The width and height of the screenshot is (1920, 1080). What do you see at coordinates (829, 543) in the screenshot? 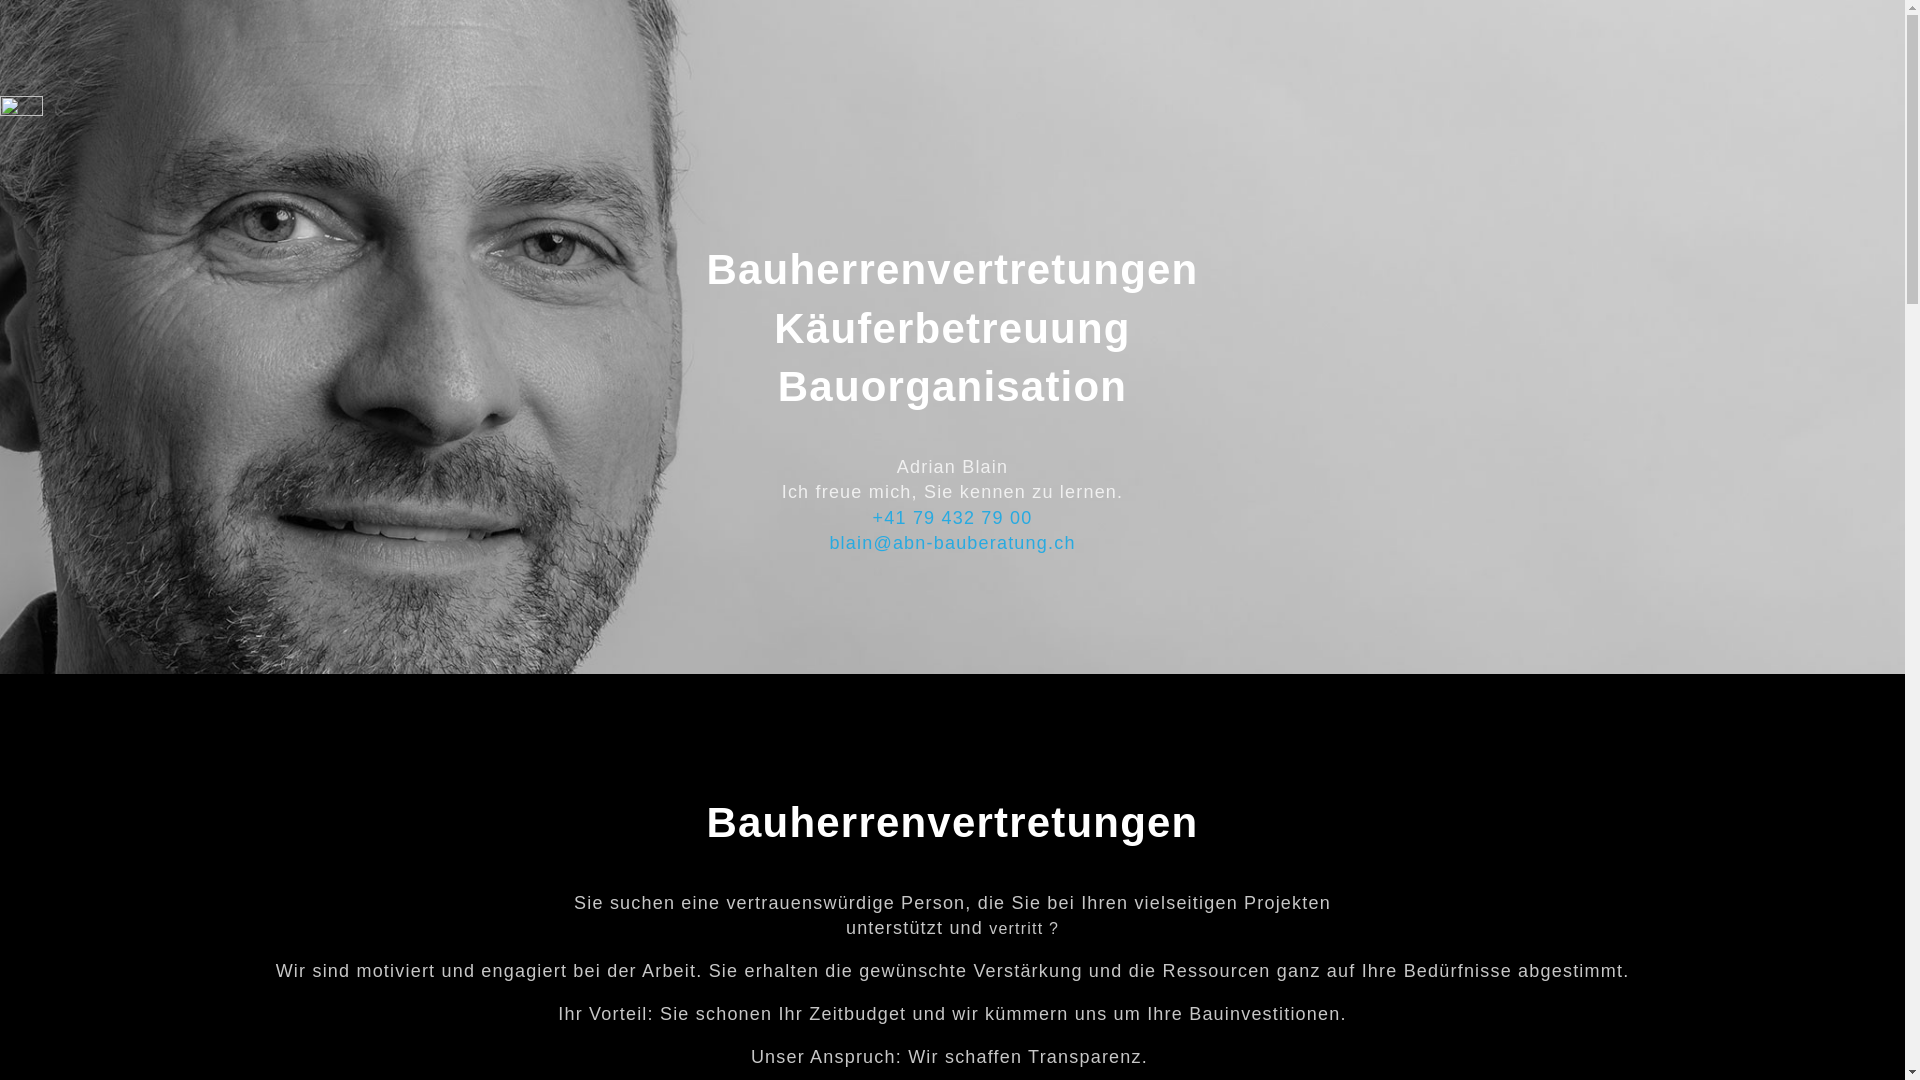
I see `'blain@abn-bauberatung.ch'` at bounding box center [829, 543].